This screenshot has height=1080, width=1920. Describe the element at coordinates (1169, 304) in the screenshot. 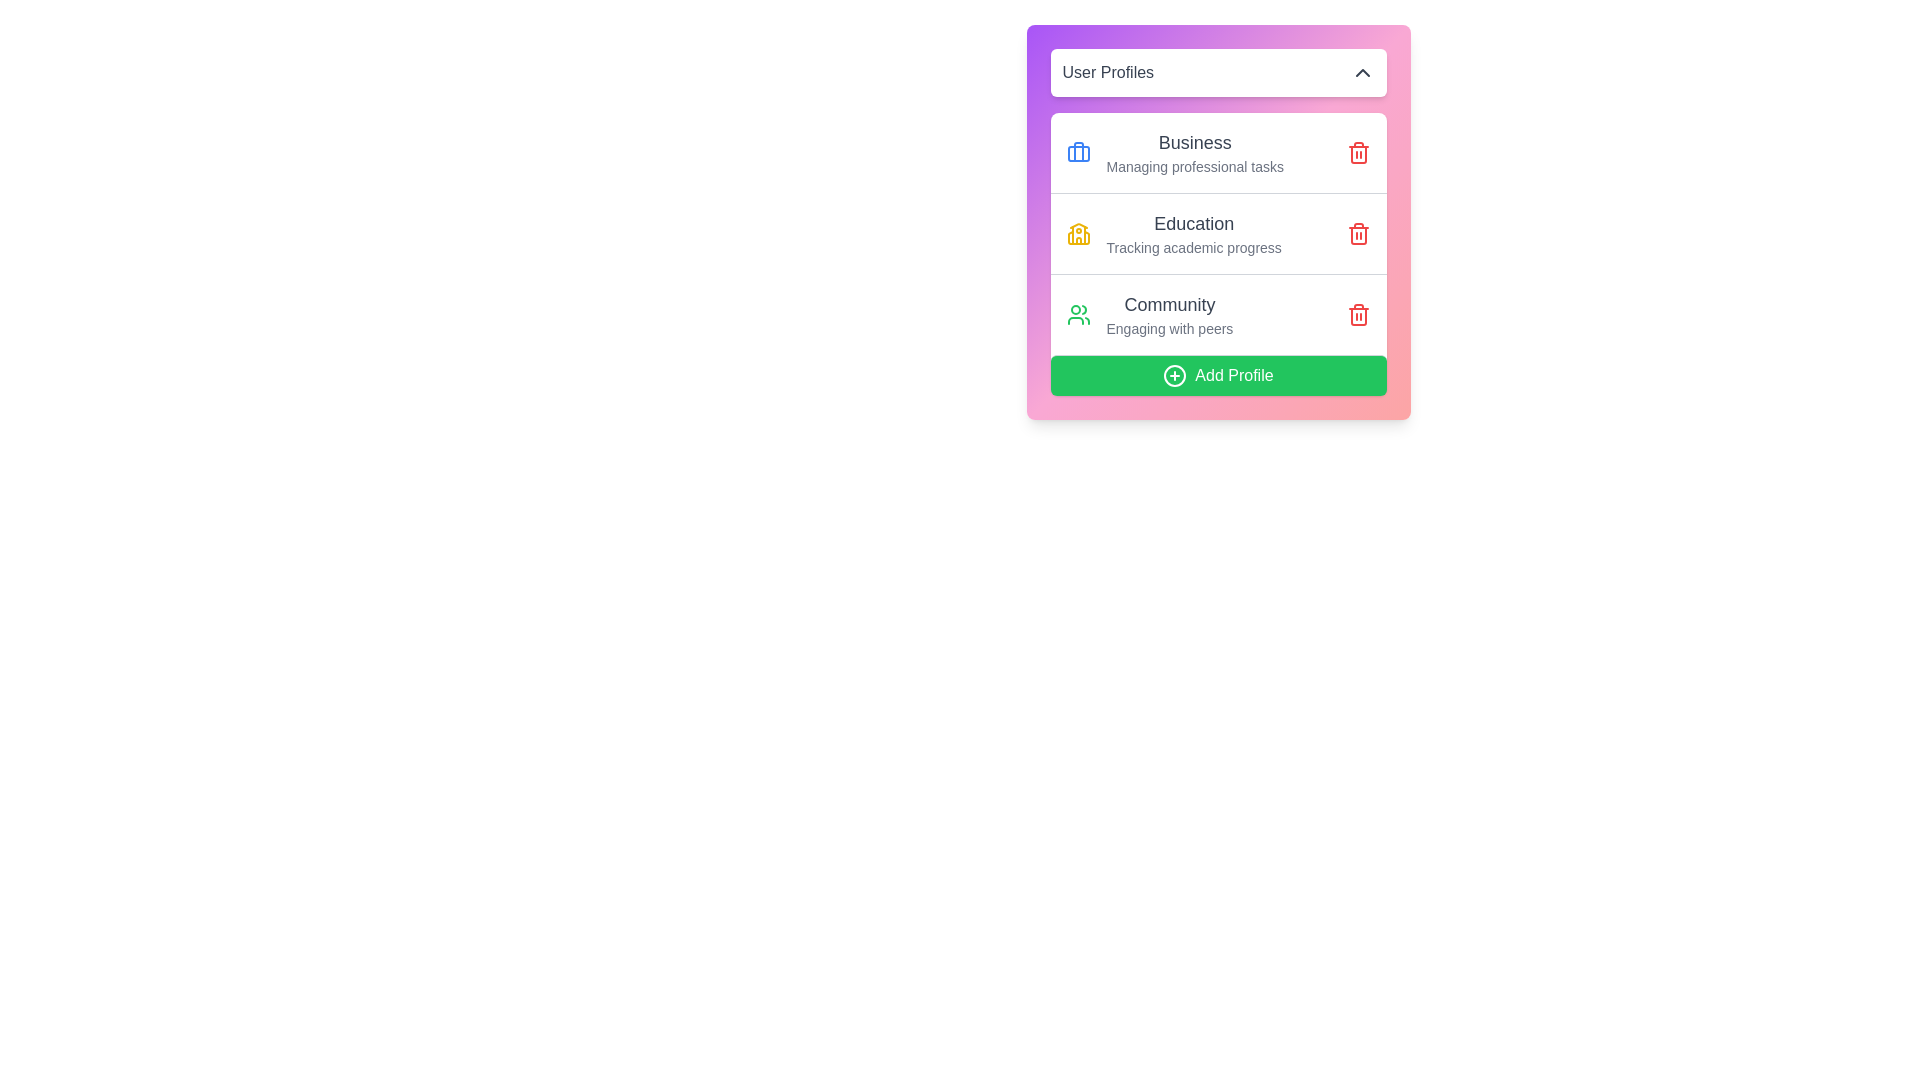

I see `text label 'Community' which is displayed in a medium-sized bold font, located in the third row under the 'User Profiles' header` at that location.